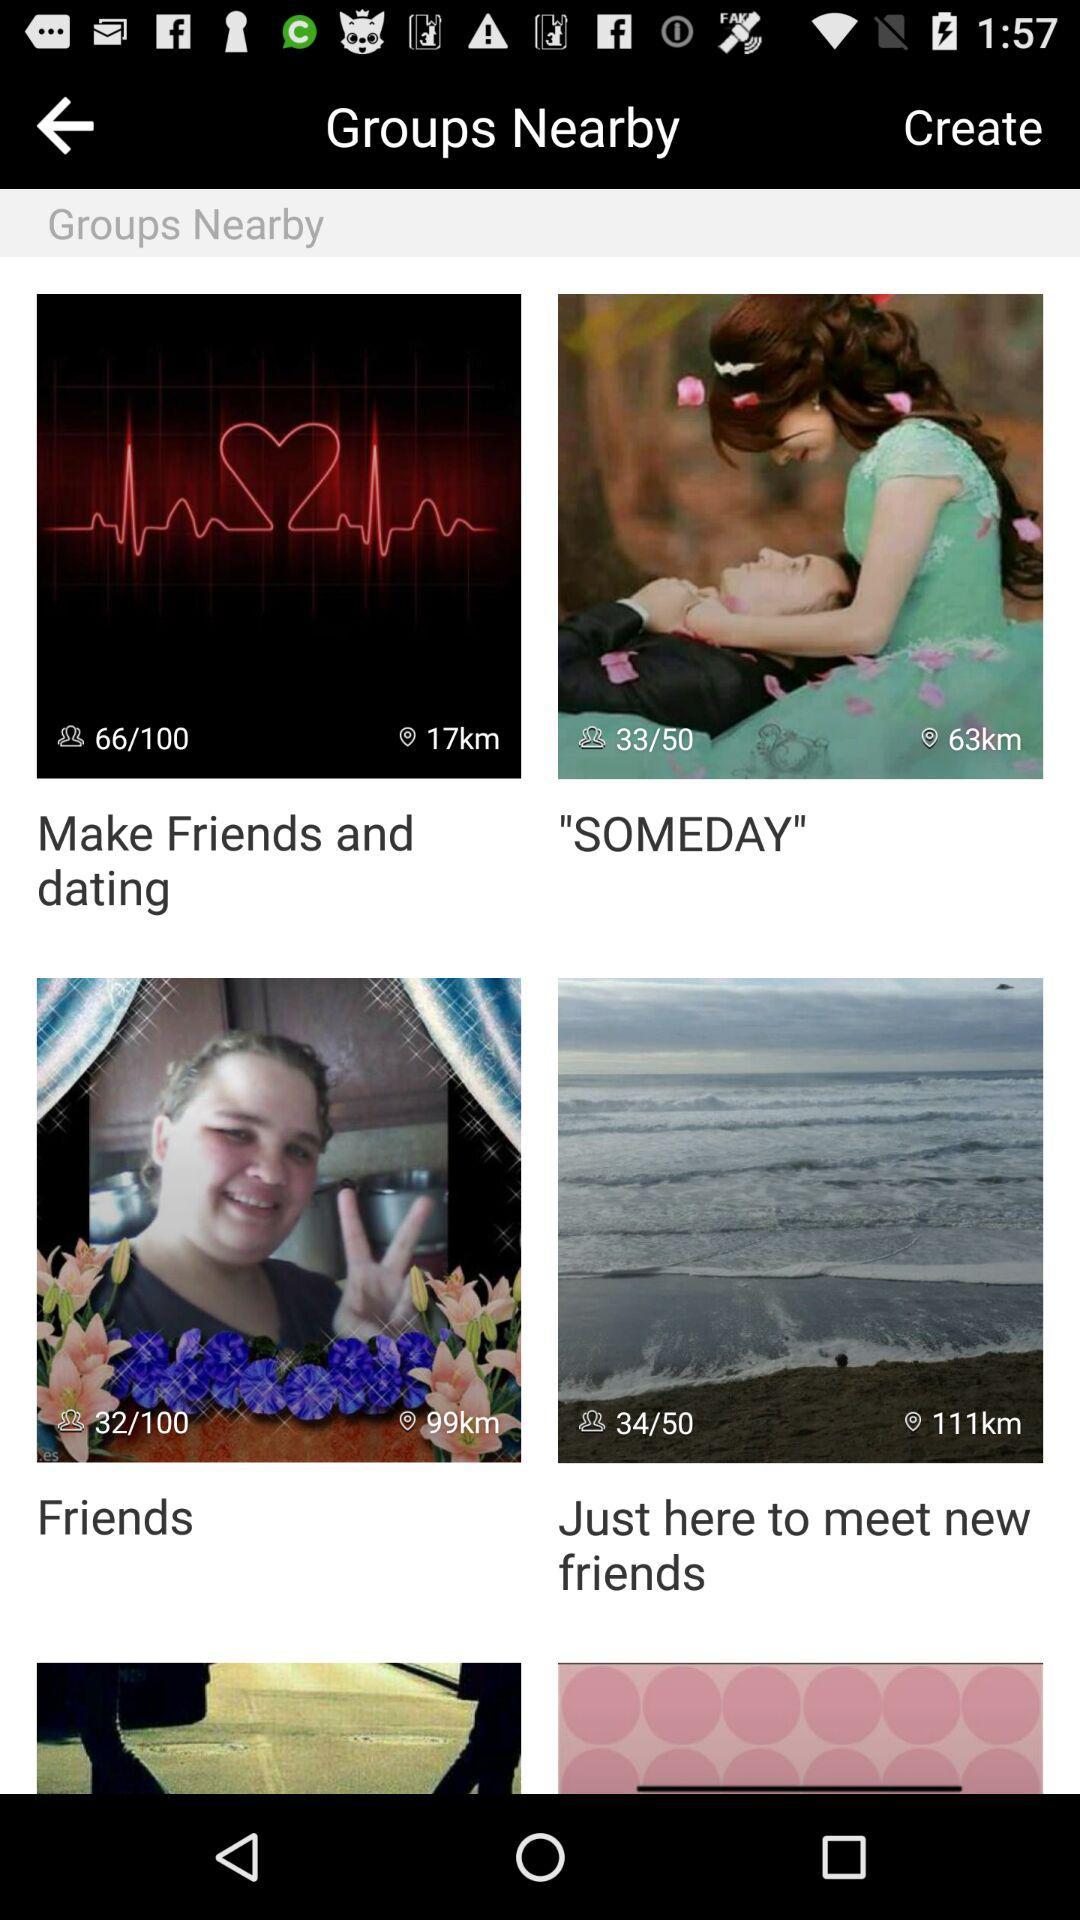  I want to click on the 99km, so click(450, 1420).